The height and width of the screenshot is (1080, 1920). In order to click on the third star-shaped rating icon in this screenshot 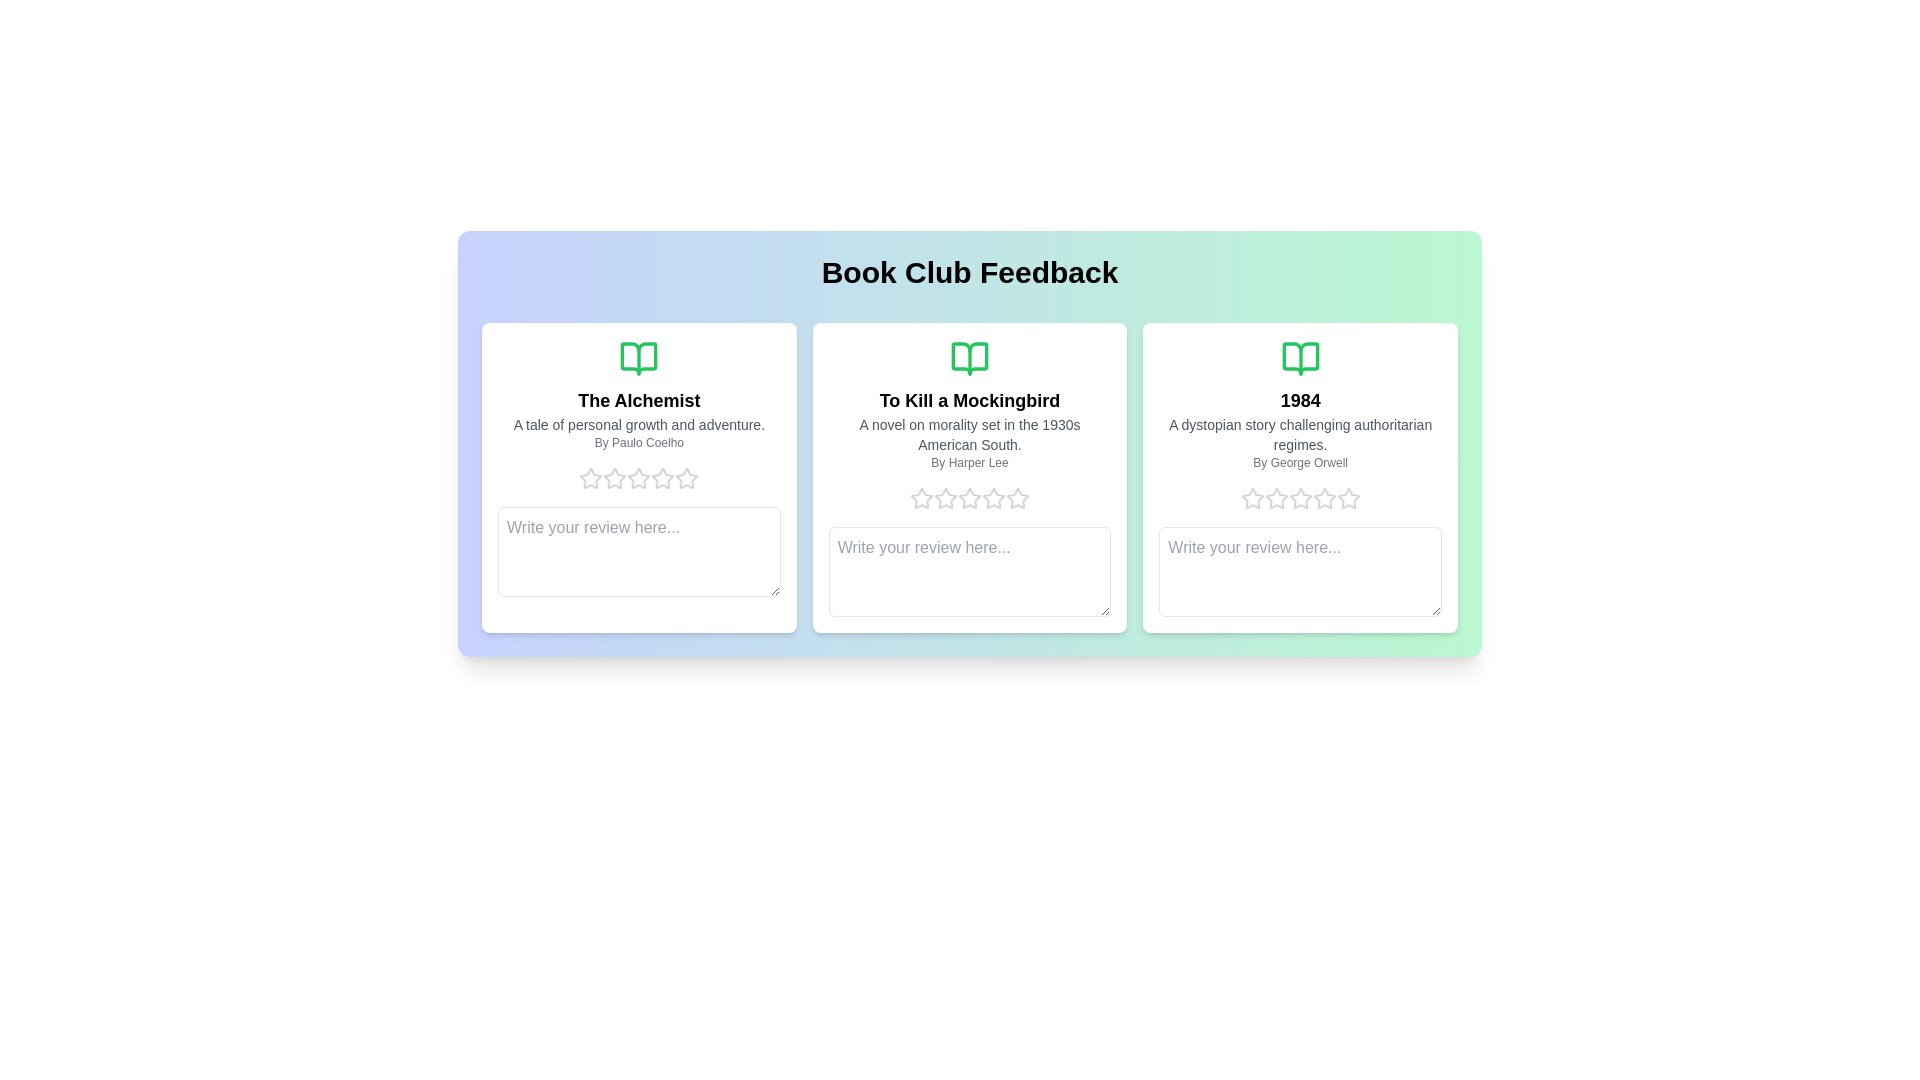, I will do `click(1017, 497)`.